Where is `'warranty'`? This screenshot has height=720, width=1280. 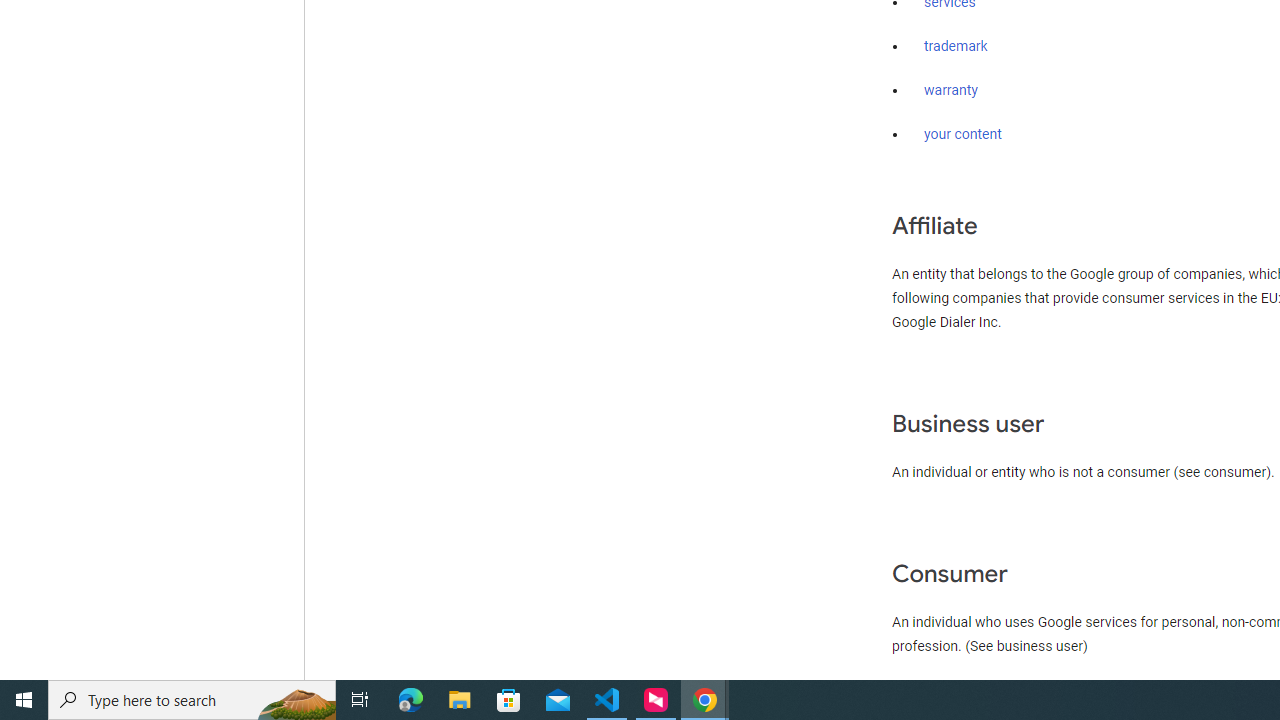
'warranty' is located at coordinates (950, 91).